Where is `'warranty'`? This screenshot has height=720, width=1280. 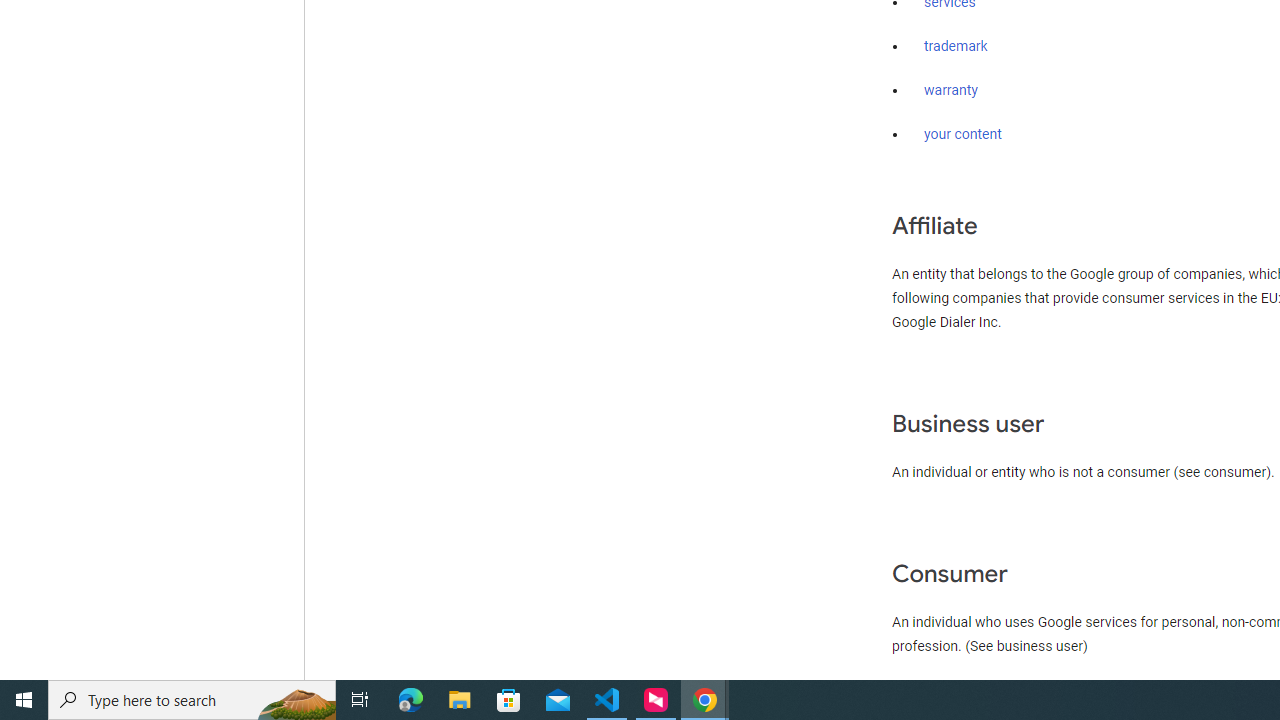
'warranty' is located at coordinates (950, 91).